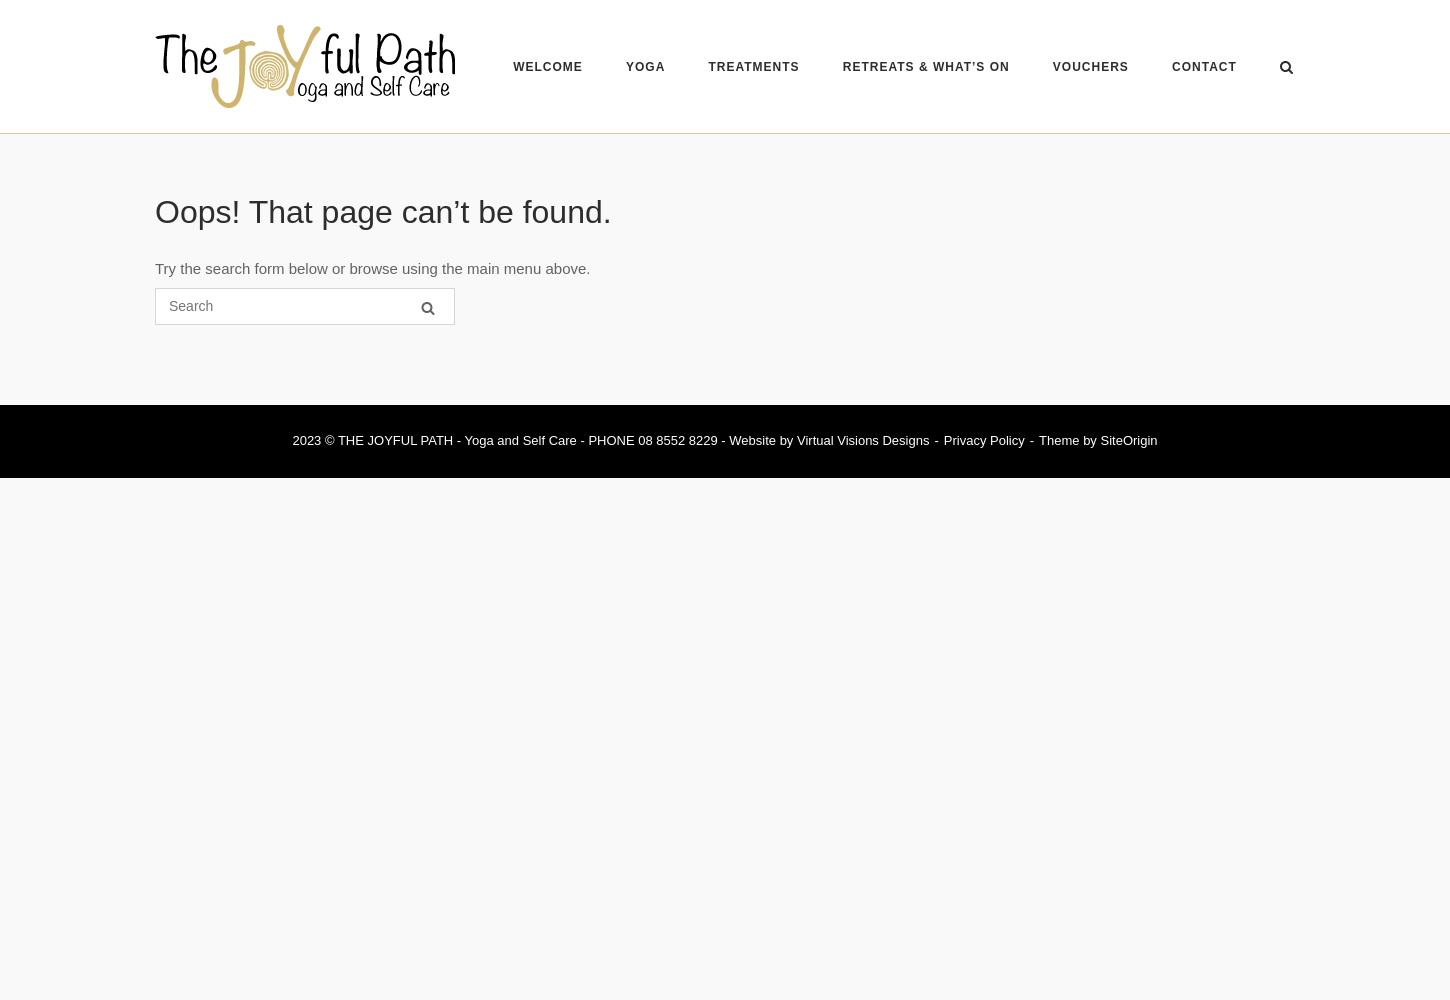 The image size is (1450, 1000). Describe the element at coordinates (381, 211) in the screenshot. I see `'Oops! That page can’t be found.'` at that location.